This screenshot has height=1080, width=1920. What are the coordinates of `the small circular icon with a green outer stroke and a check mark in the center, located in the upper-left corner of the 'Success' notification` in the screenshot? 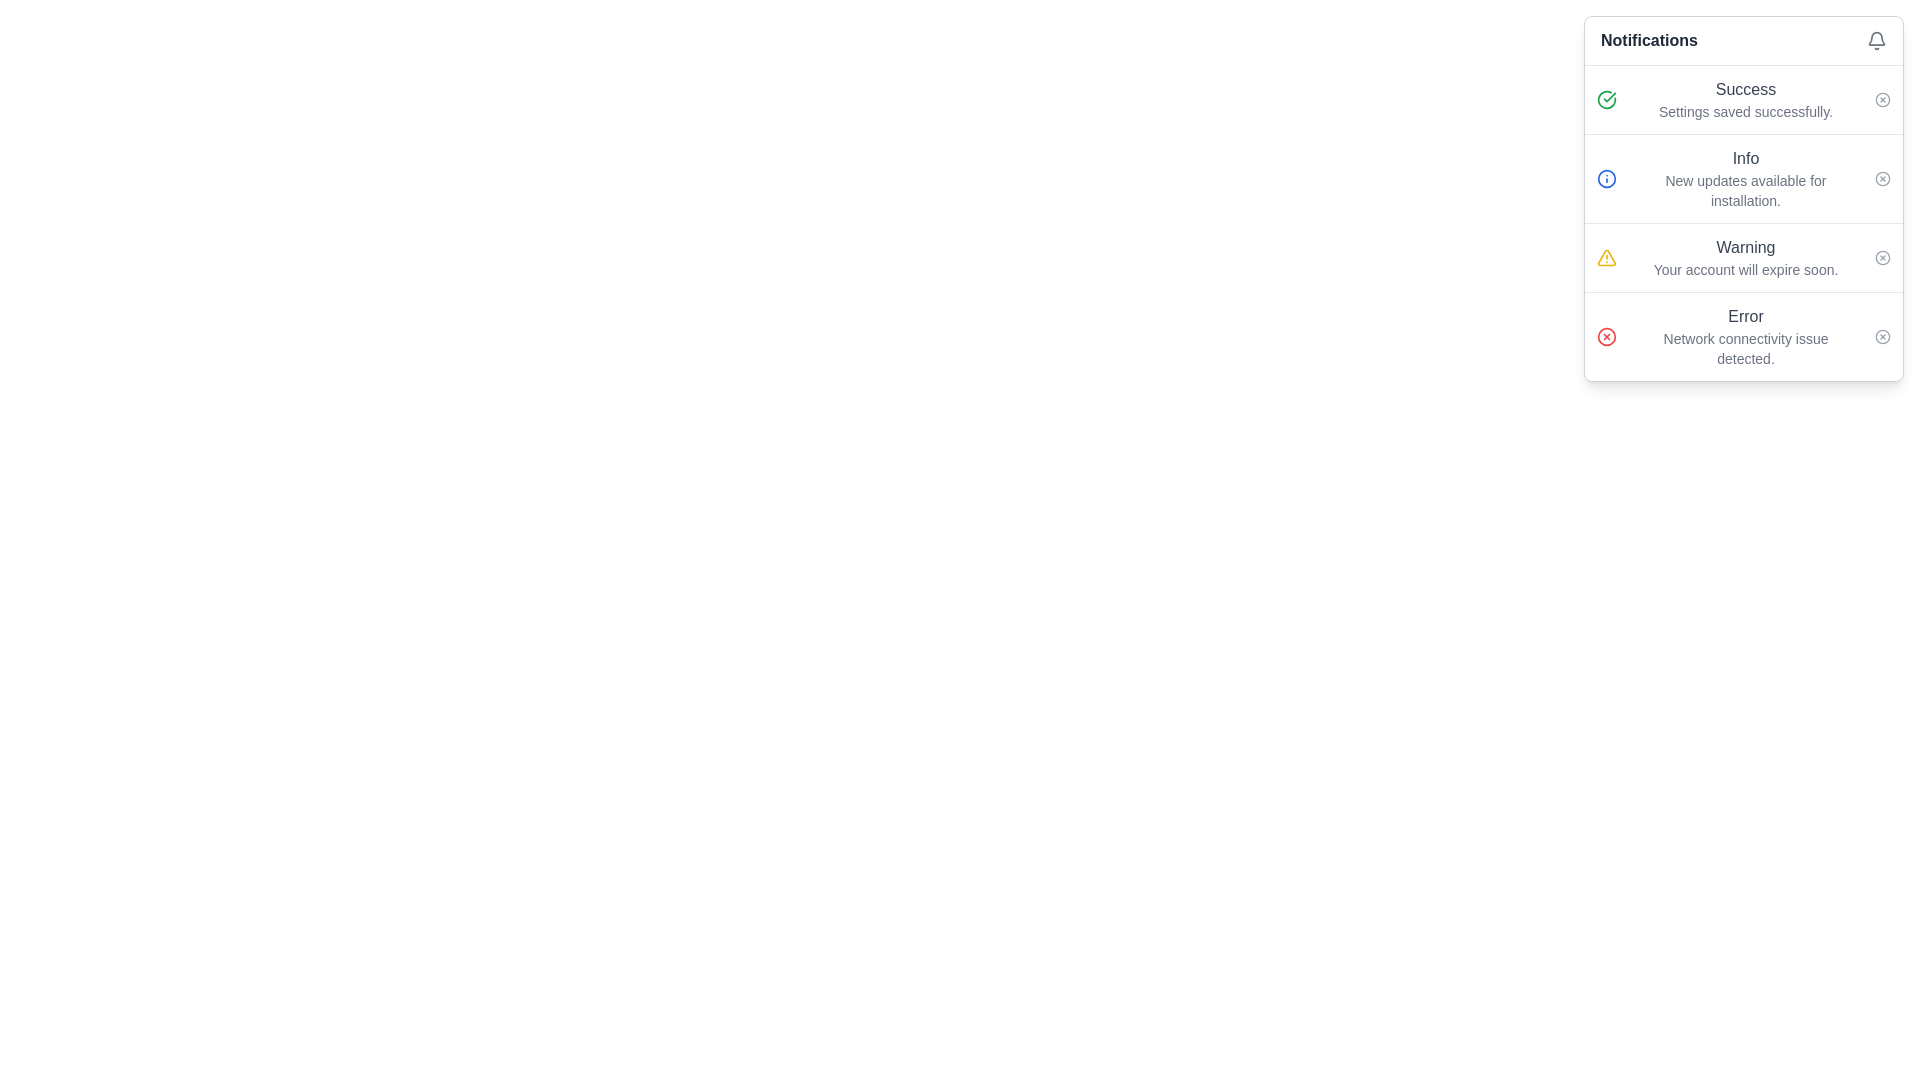 It's located at (1607, 100).